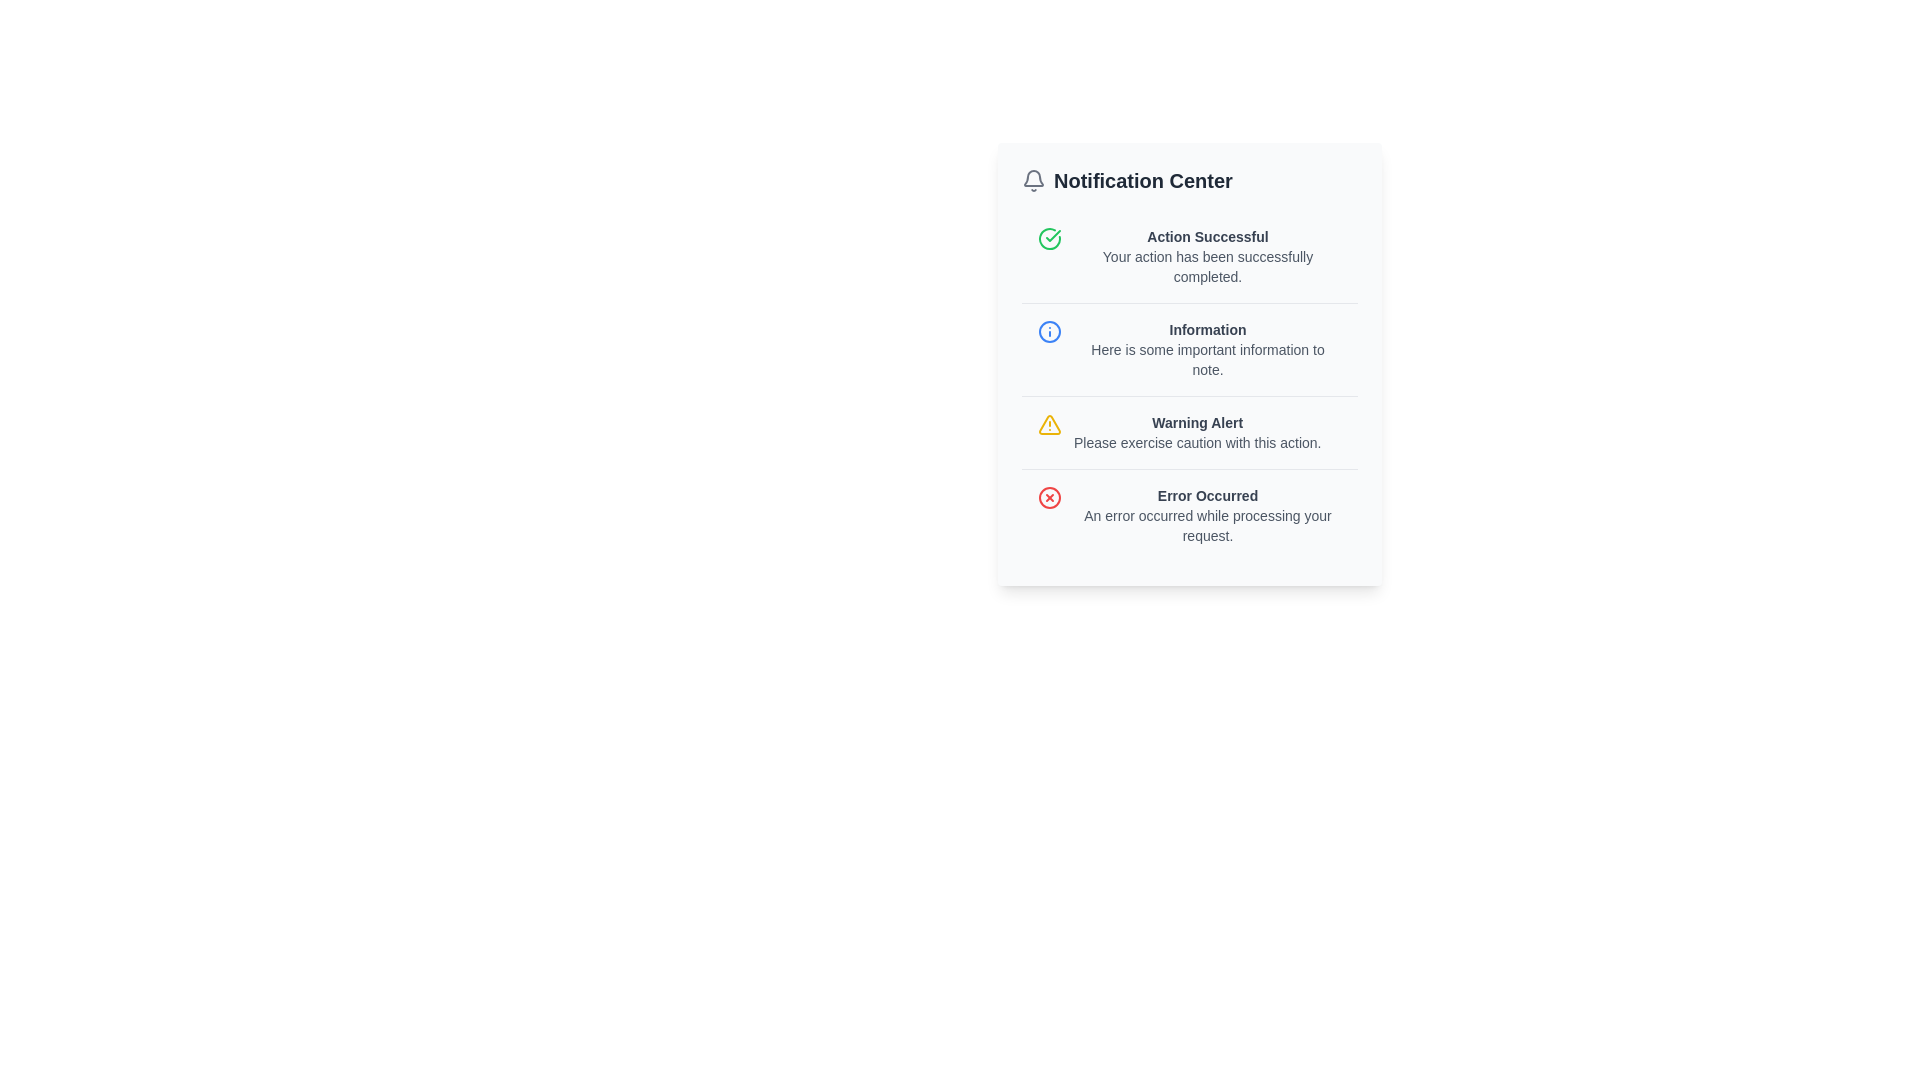  What do you see at coordinates (1207, 256) in the screenshot?
I see `message displayed in the text block that shows 'Action Successful' and its subtext 'Your action has been successfully completed.' This text block is the first notification in the 'Notification Center' interface, positioned near the top with a green checkmark icon indicating success` at bounding box center [1207, 256].